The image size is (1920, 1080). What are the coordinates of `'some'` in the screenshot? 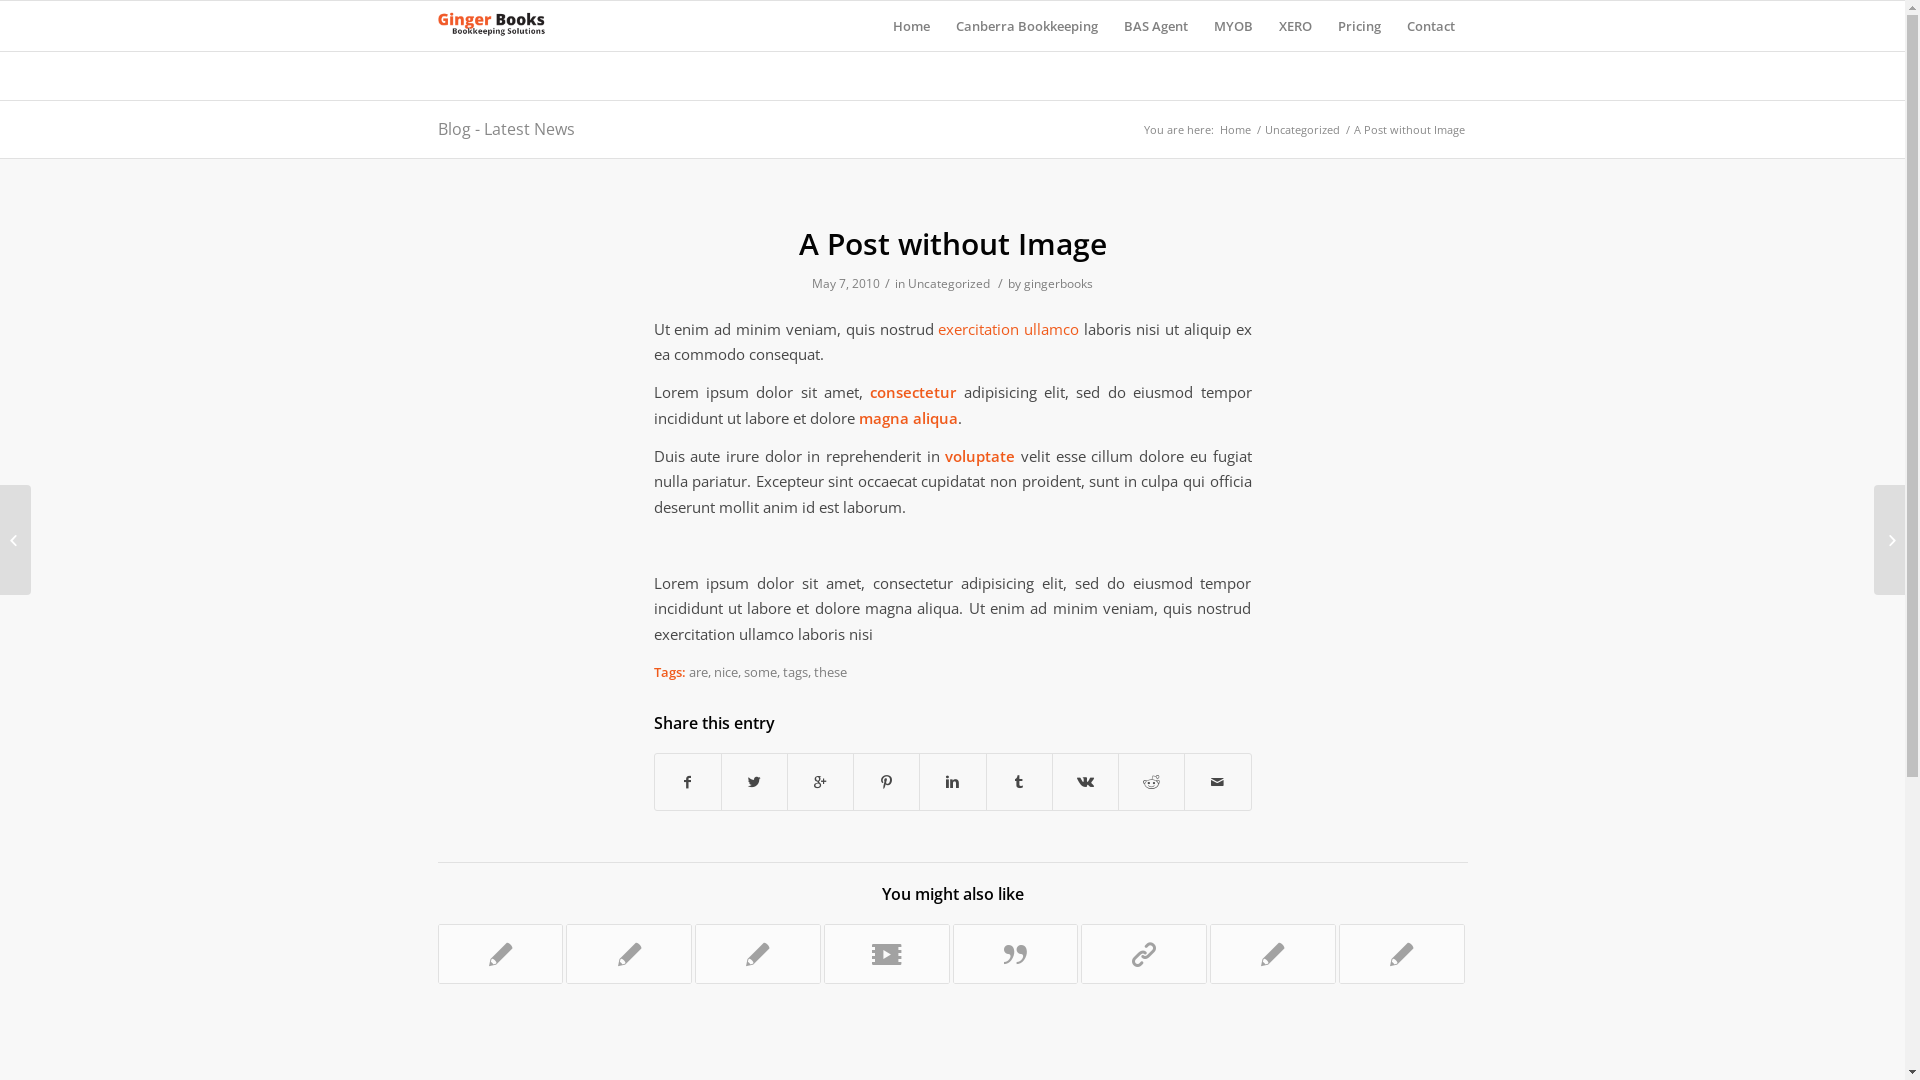 It's located at (743, 671).